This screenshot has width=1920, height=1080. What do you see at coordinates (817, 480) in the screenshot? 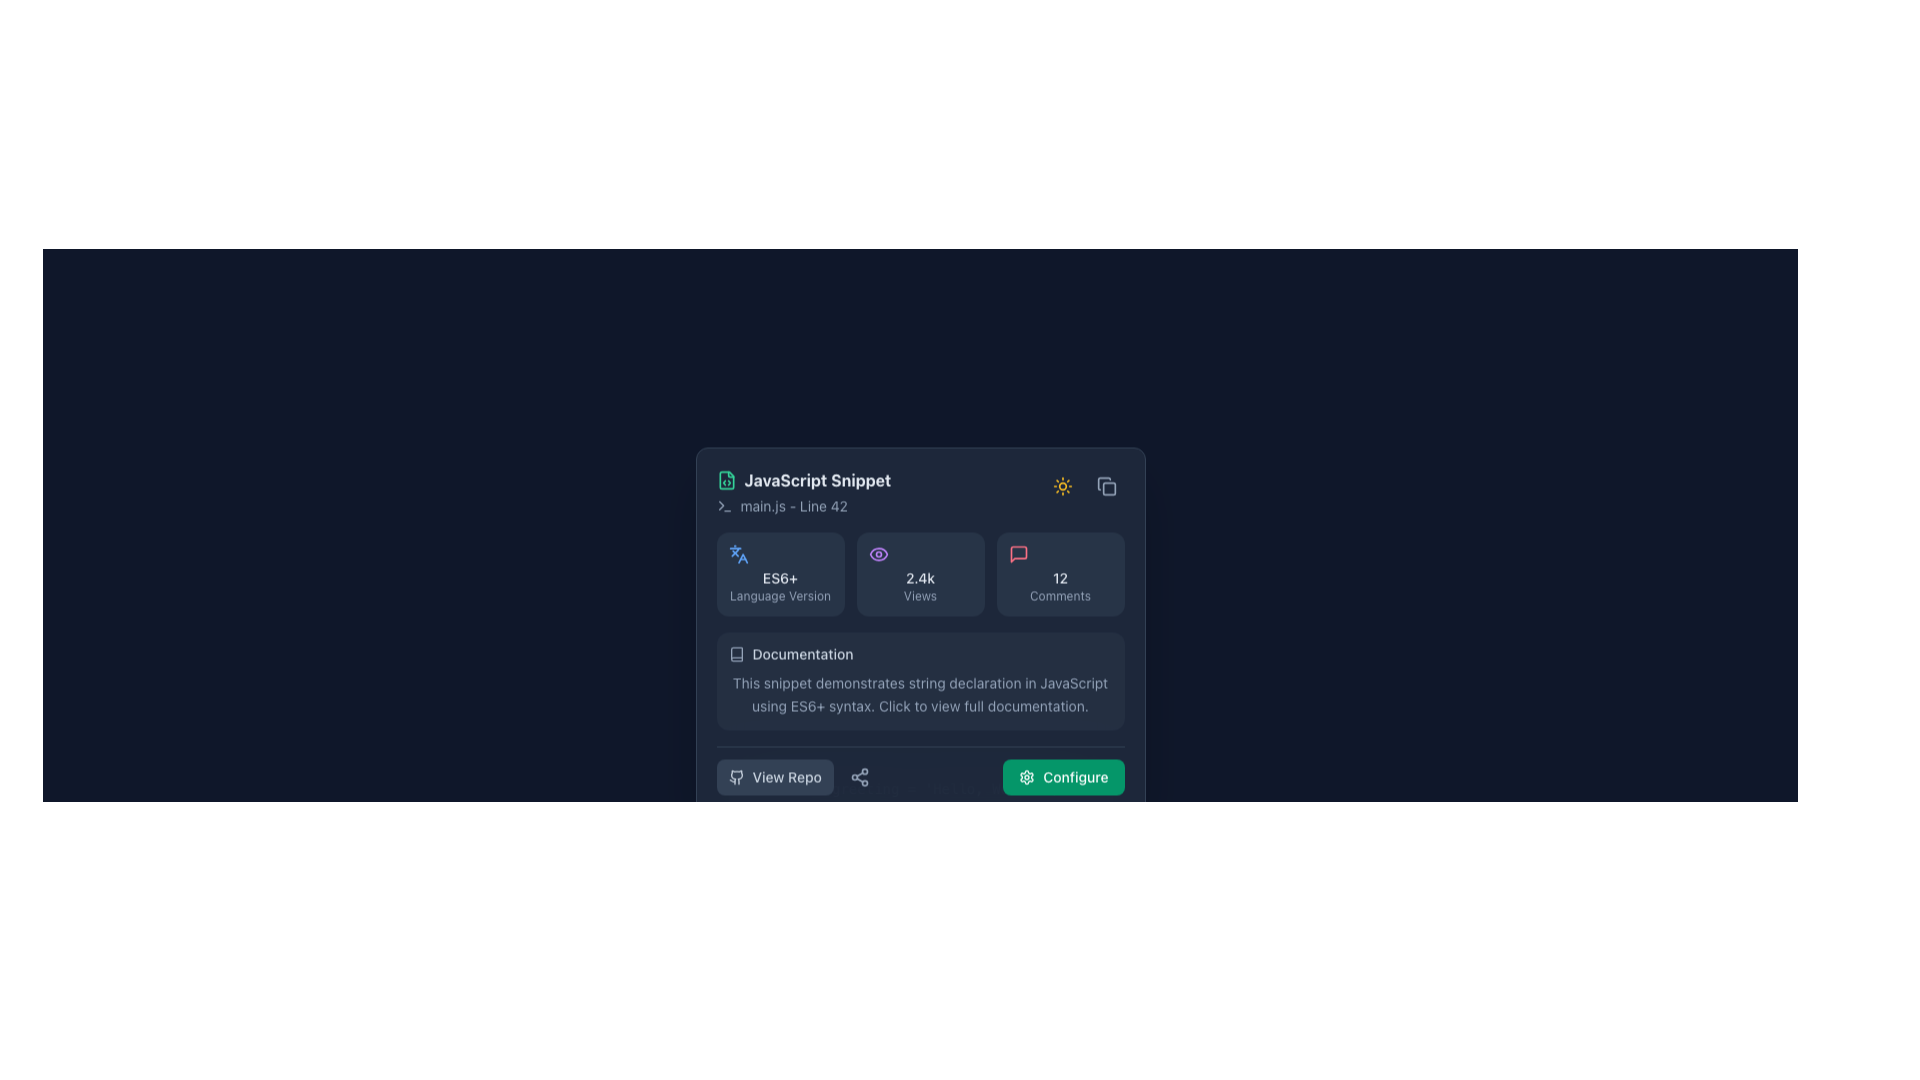
I see `bold-styled text label displaying 'JavaScript Snippet' in light gray located at the top section of a card component for its textual content` at bounding box center [817, 480].